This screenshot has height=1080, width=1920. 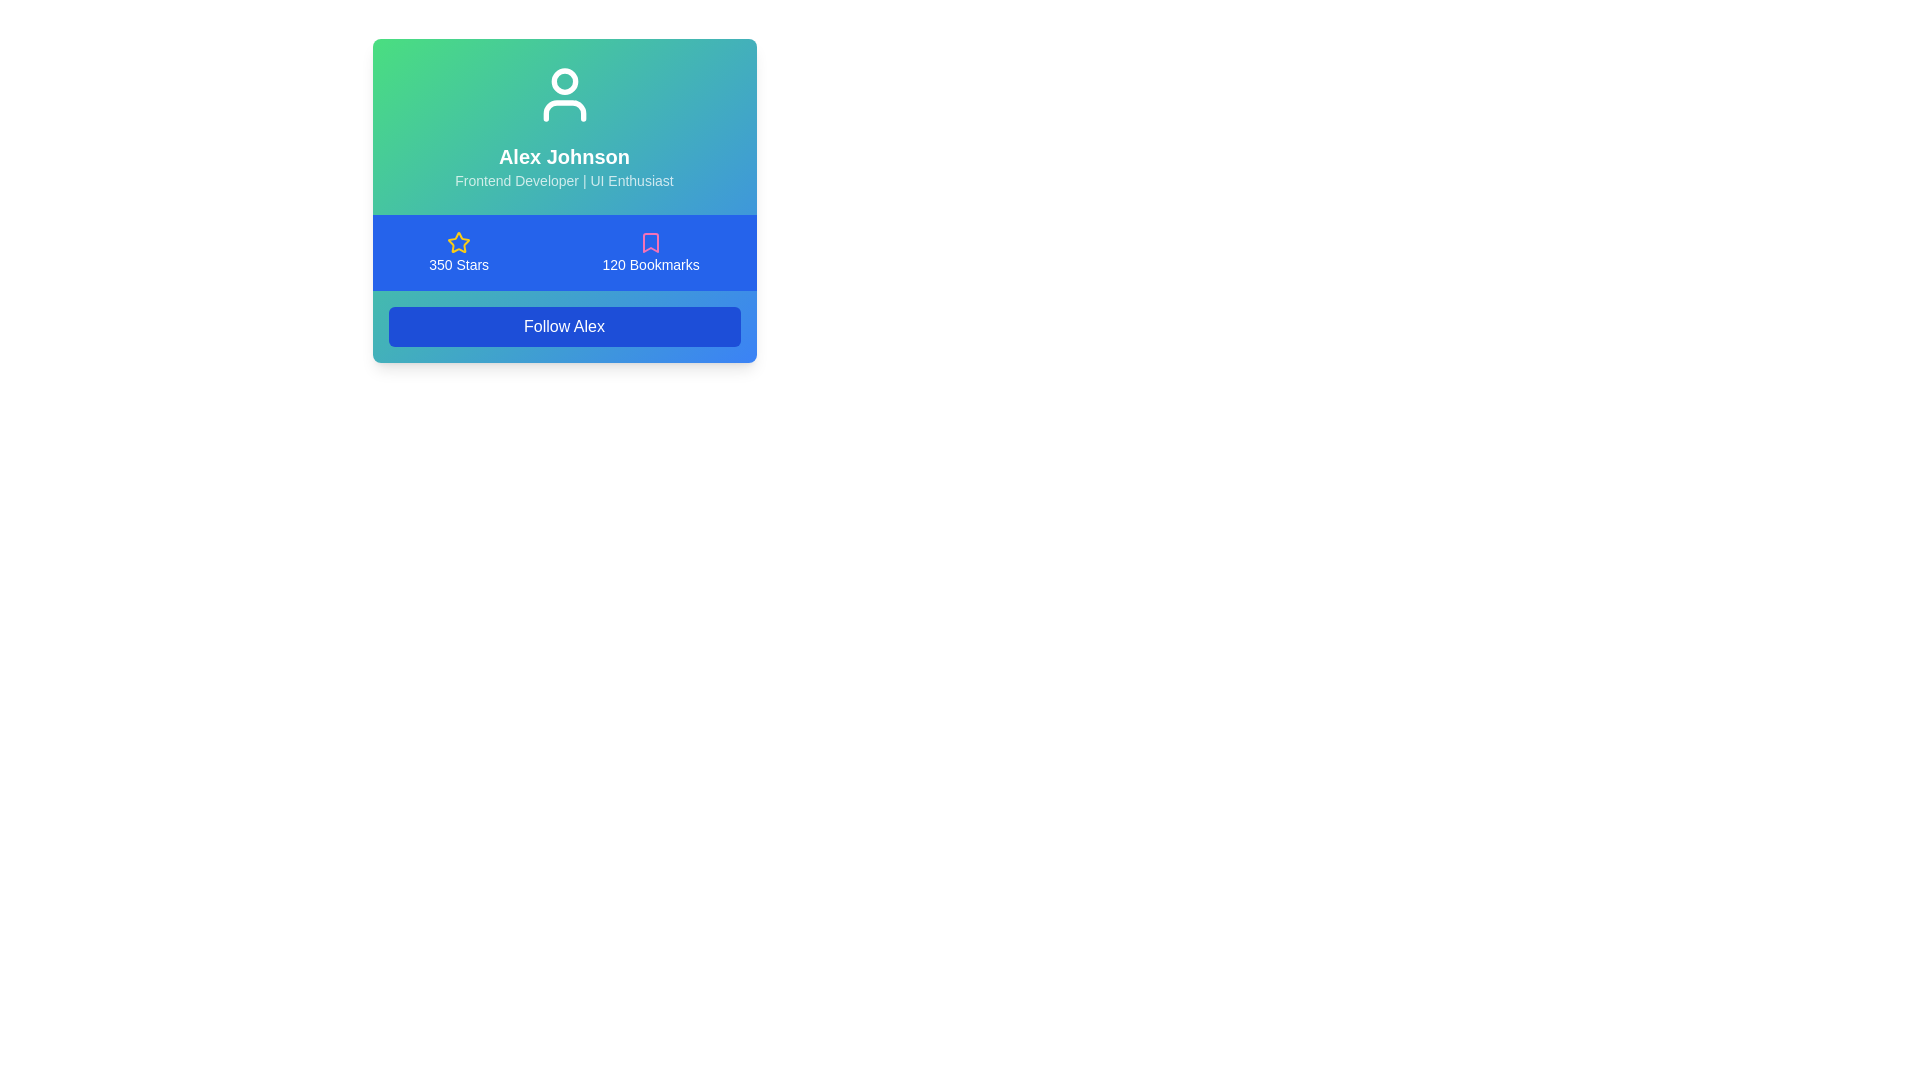 What do you see at coordinates (563, 181) in the screenshot?
I see `the descriptive subtitle text element located beneath the 'Alex Johnson' display within the profile card` at bounding box center [563, 181].